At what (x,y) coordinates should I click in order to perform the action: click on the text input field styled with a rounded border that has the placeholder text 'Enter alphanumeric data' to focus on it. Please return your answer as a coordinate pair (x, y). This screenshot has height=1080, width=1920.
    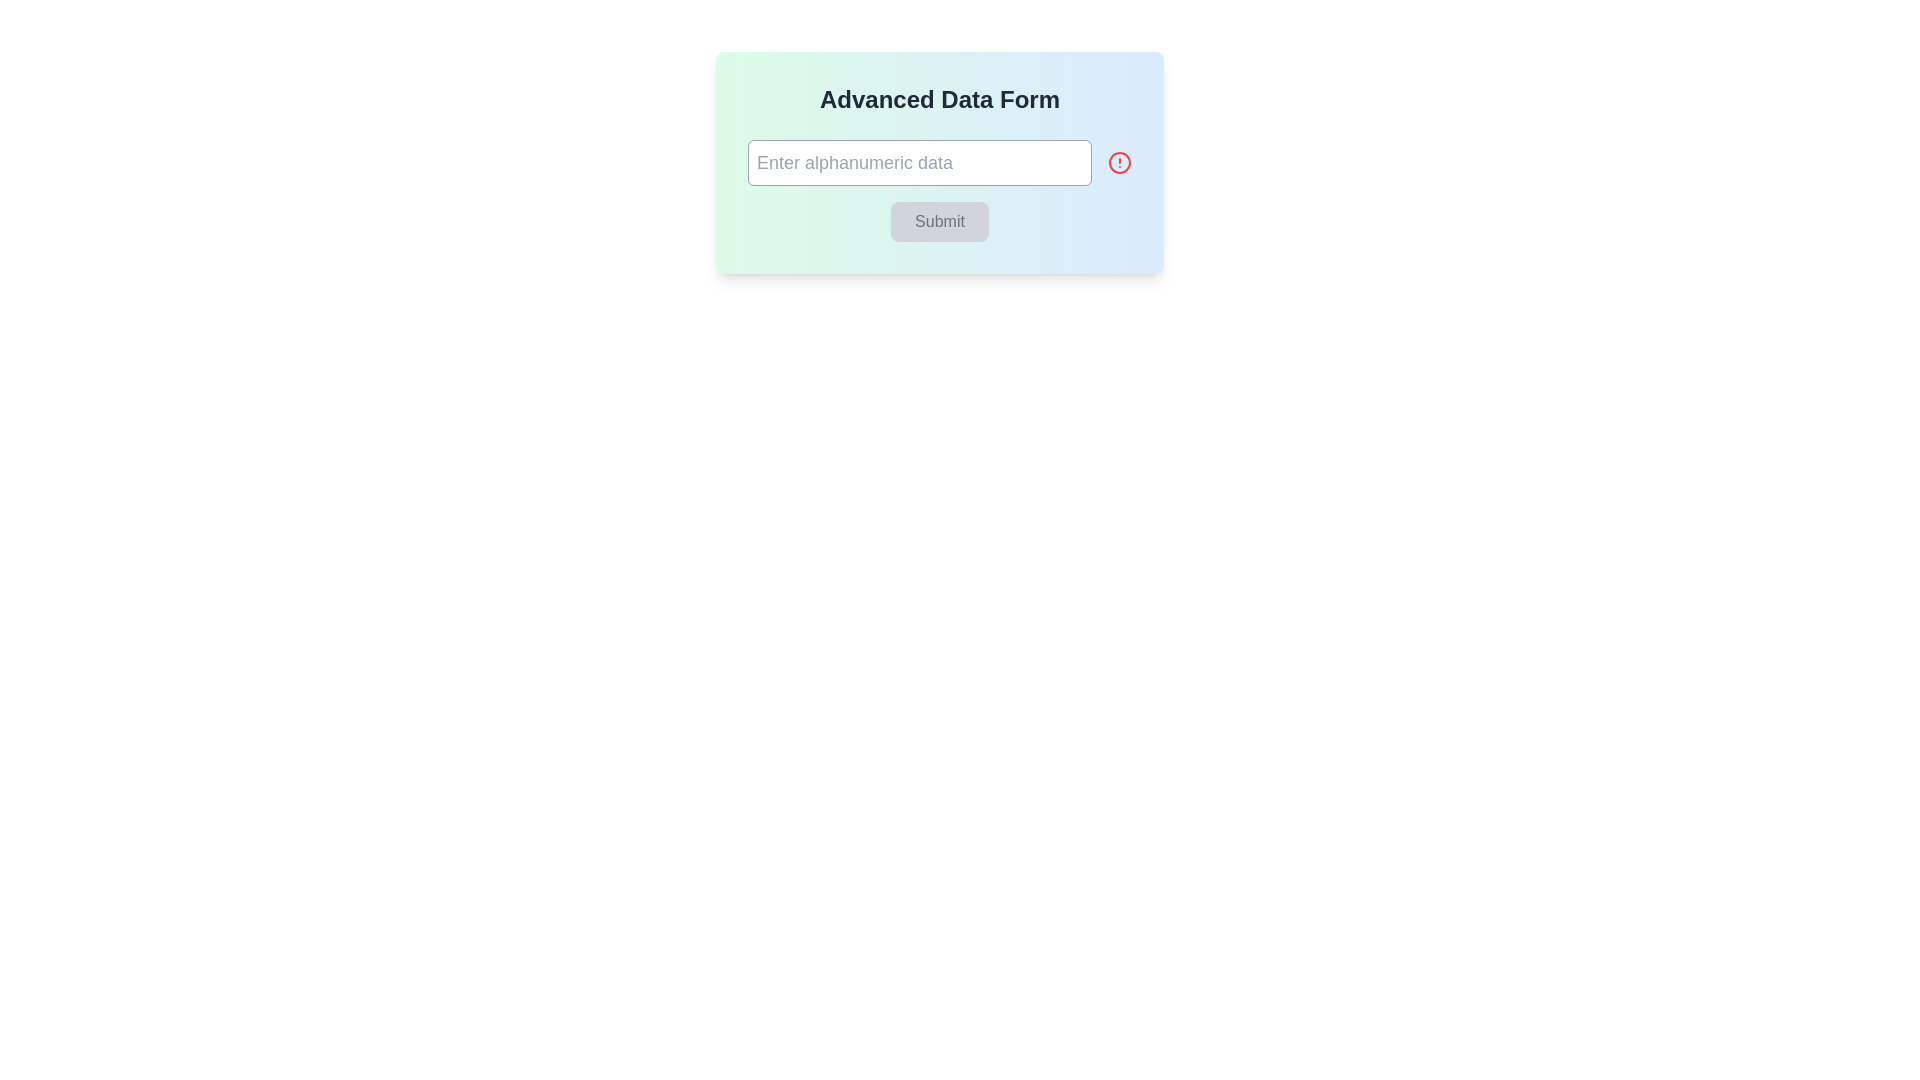
    Looking at the image, I should click on (919, 161).